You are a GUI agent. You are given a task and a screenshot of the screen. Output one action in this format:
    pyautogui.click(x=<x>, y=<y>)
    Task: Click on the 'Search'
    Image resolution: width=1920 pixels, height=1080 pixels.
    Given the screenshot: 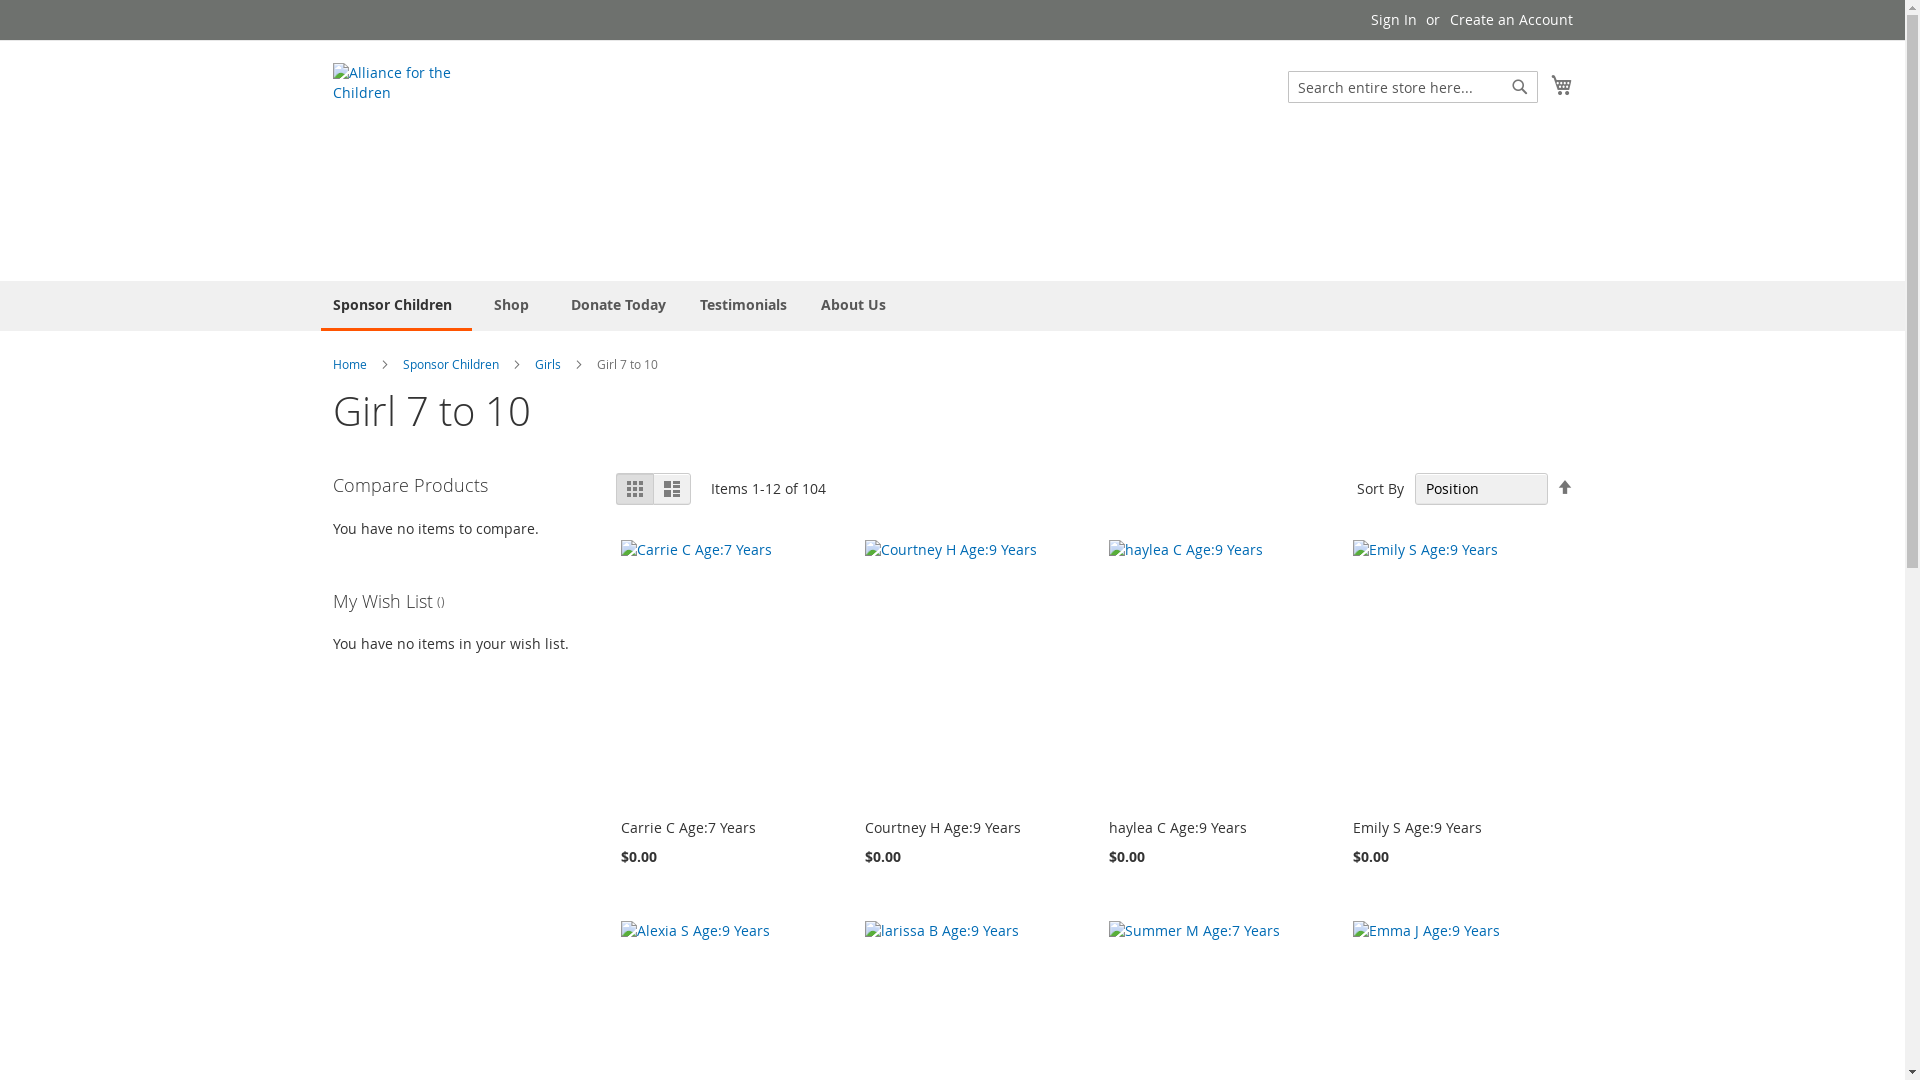 What is the action you would take?
    pyautogui.click(x=1520, y=86)
    